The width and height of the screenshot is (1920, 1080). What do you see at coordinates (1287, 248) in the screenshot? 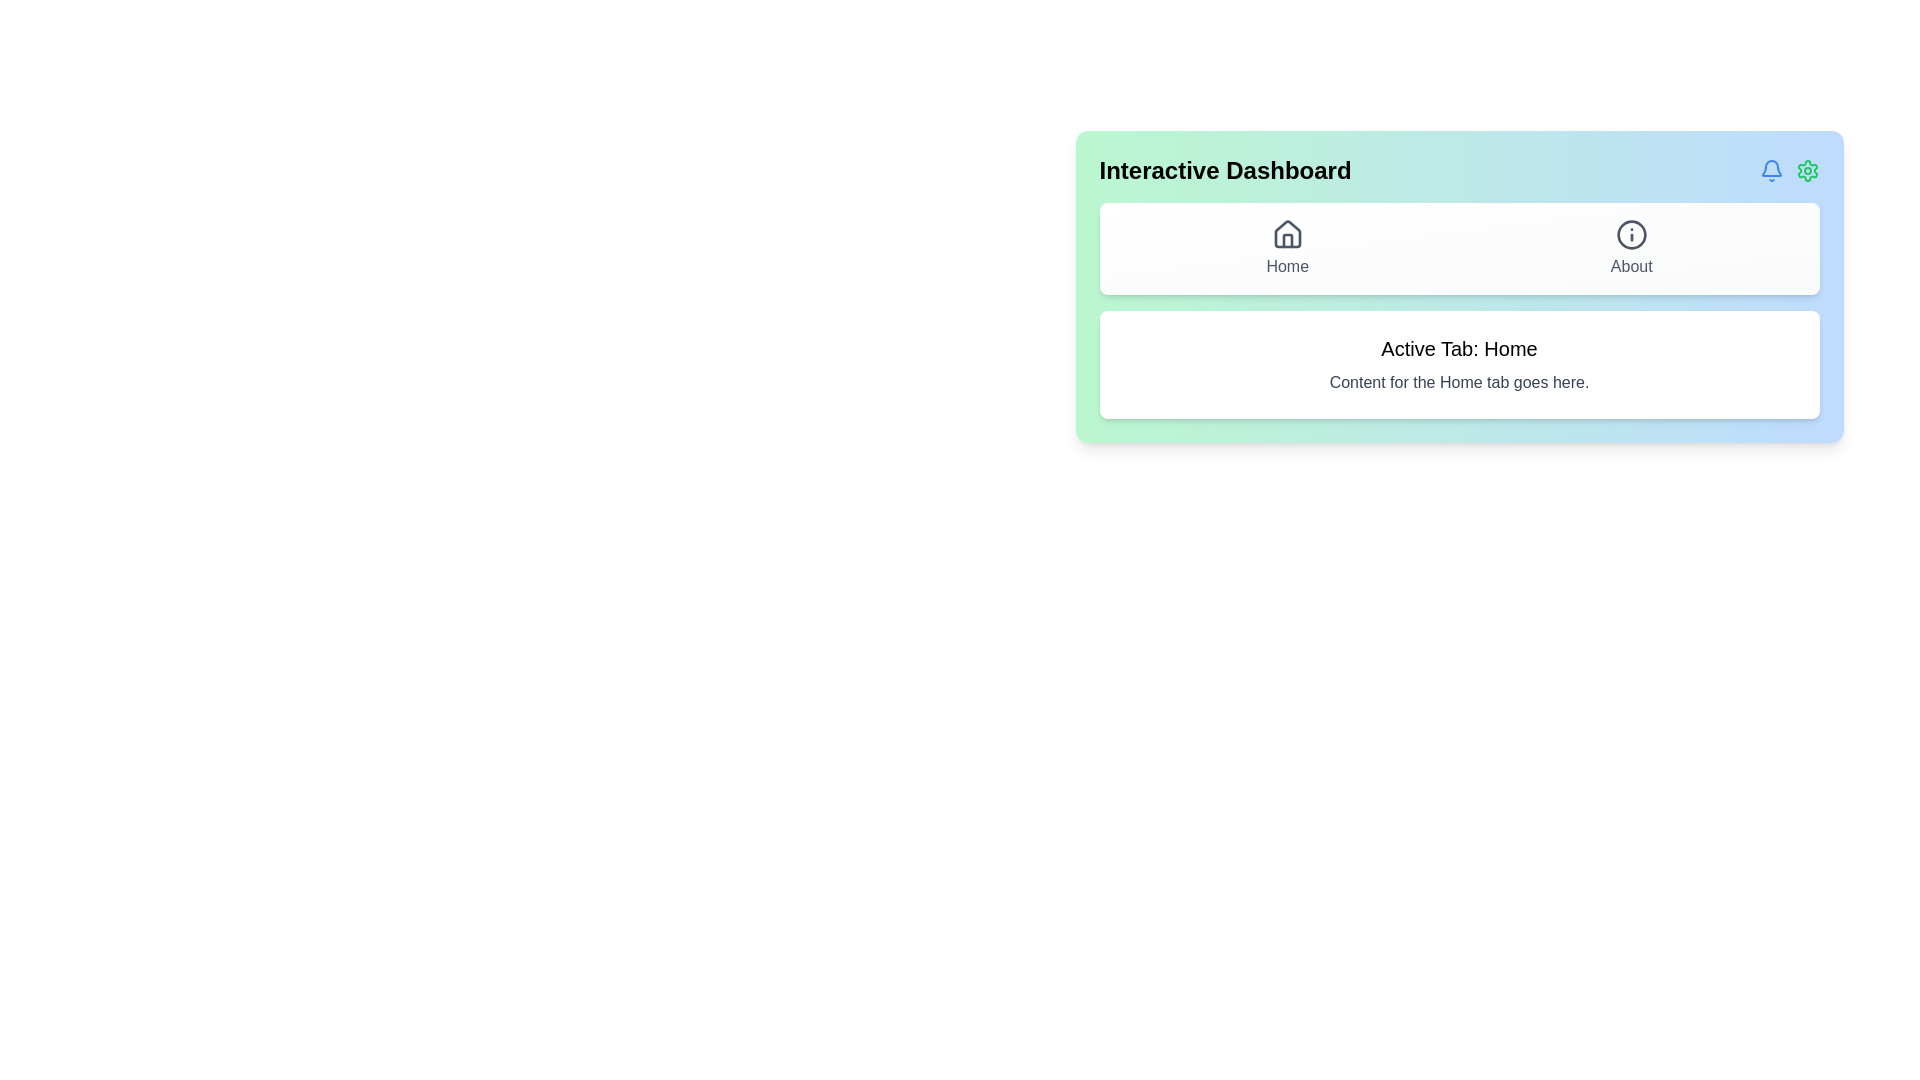
I see `the 'Home' button, which features a house icon and is positioned on the left side of the top navigation bar` at bounding box center [1287, 248].